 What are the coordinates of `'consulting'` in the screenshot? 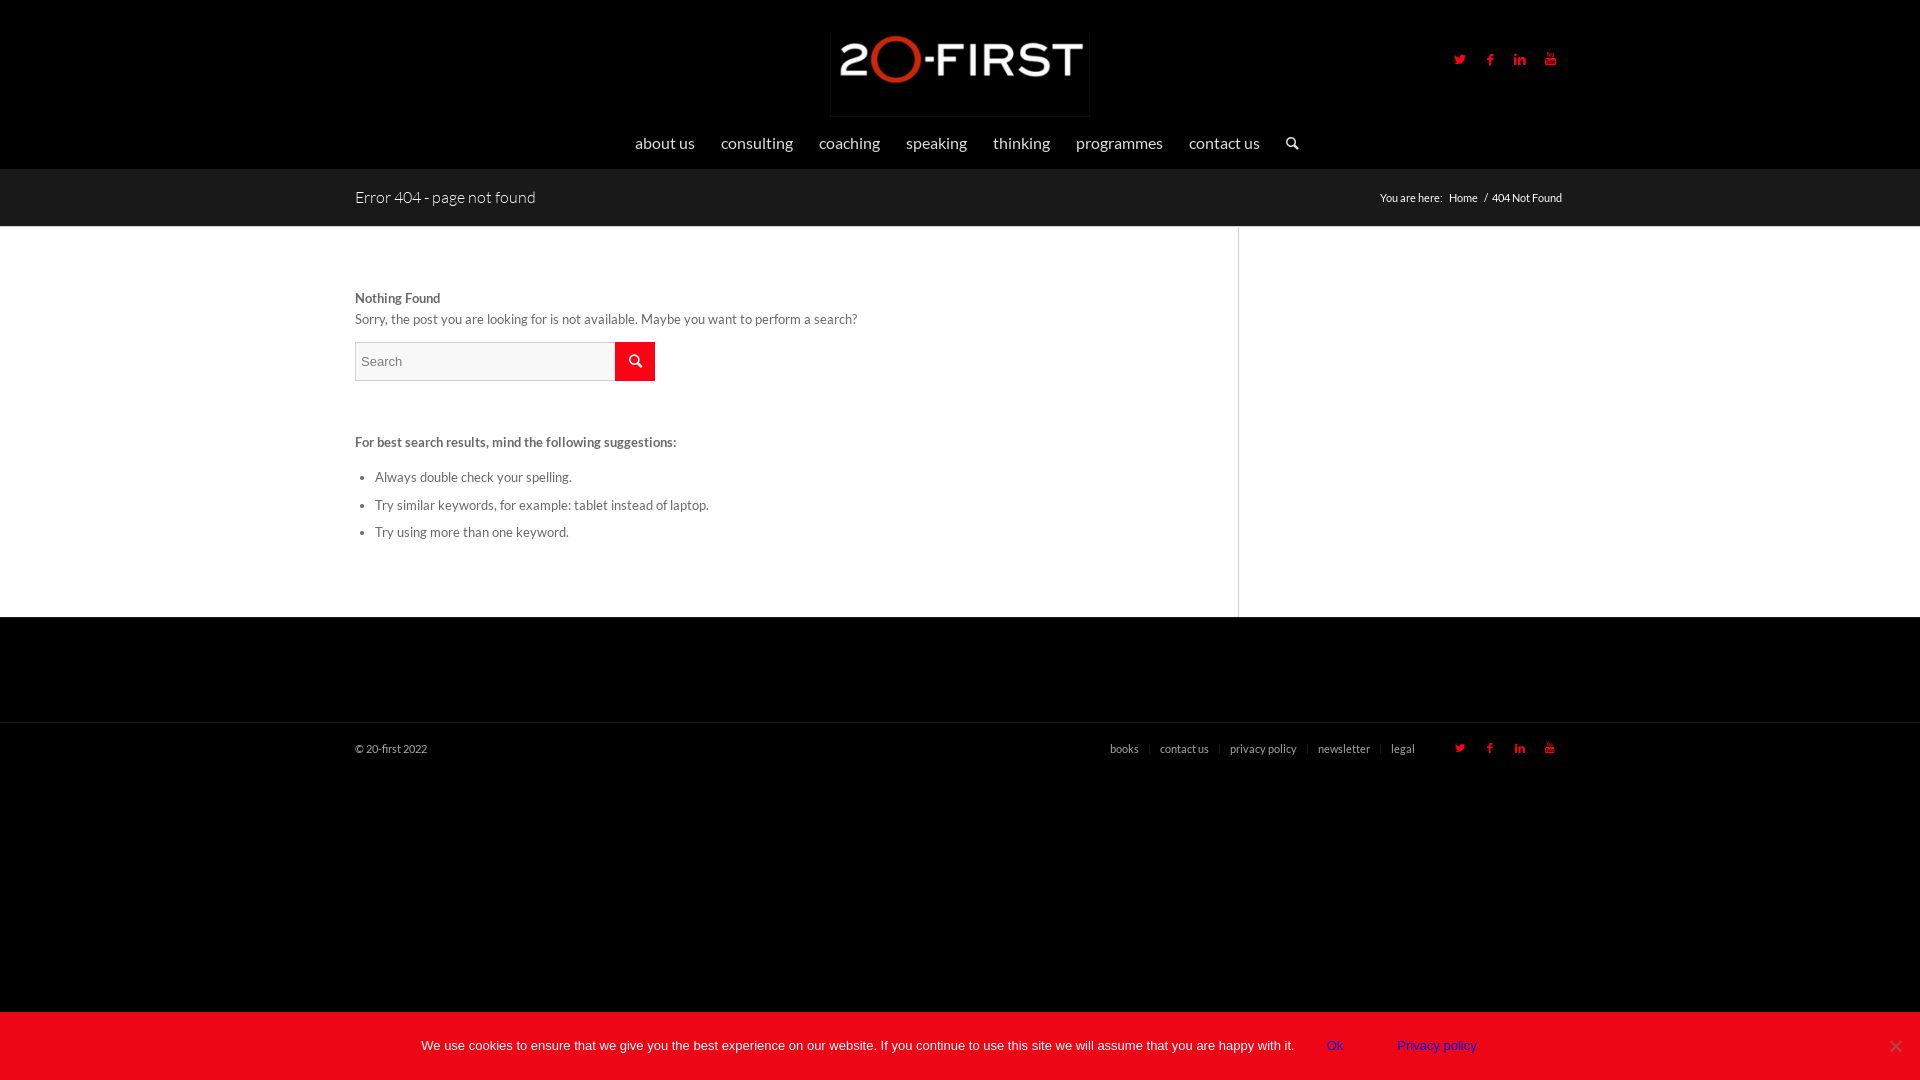 It's located at (756, 141).